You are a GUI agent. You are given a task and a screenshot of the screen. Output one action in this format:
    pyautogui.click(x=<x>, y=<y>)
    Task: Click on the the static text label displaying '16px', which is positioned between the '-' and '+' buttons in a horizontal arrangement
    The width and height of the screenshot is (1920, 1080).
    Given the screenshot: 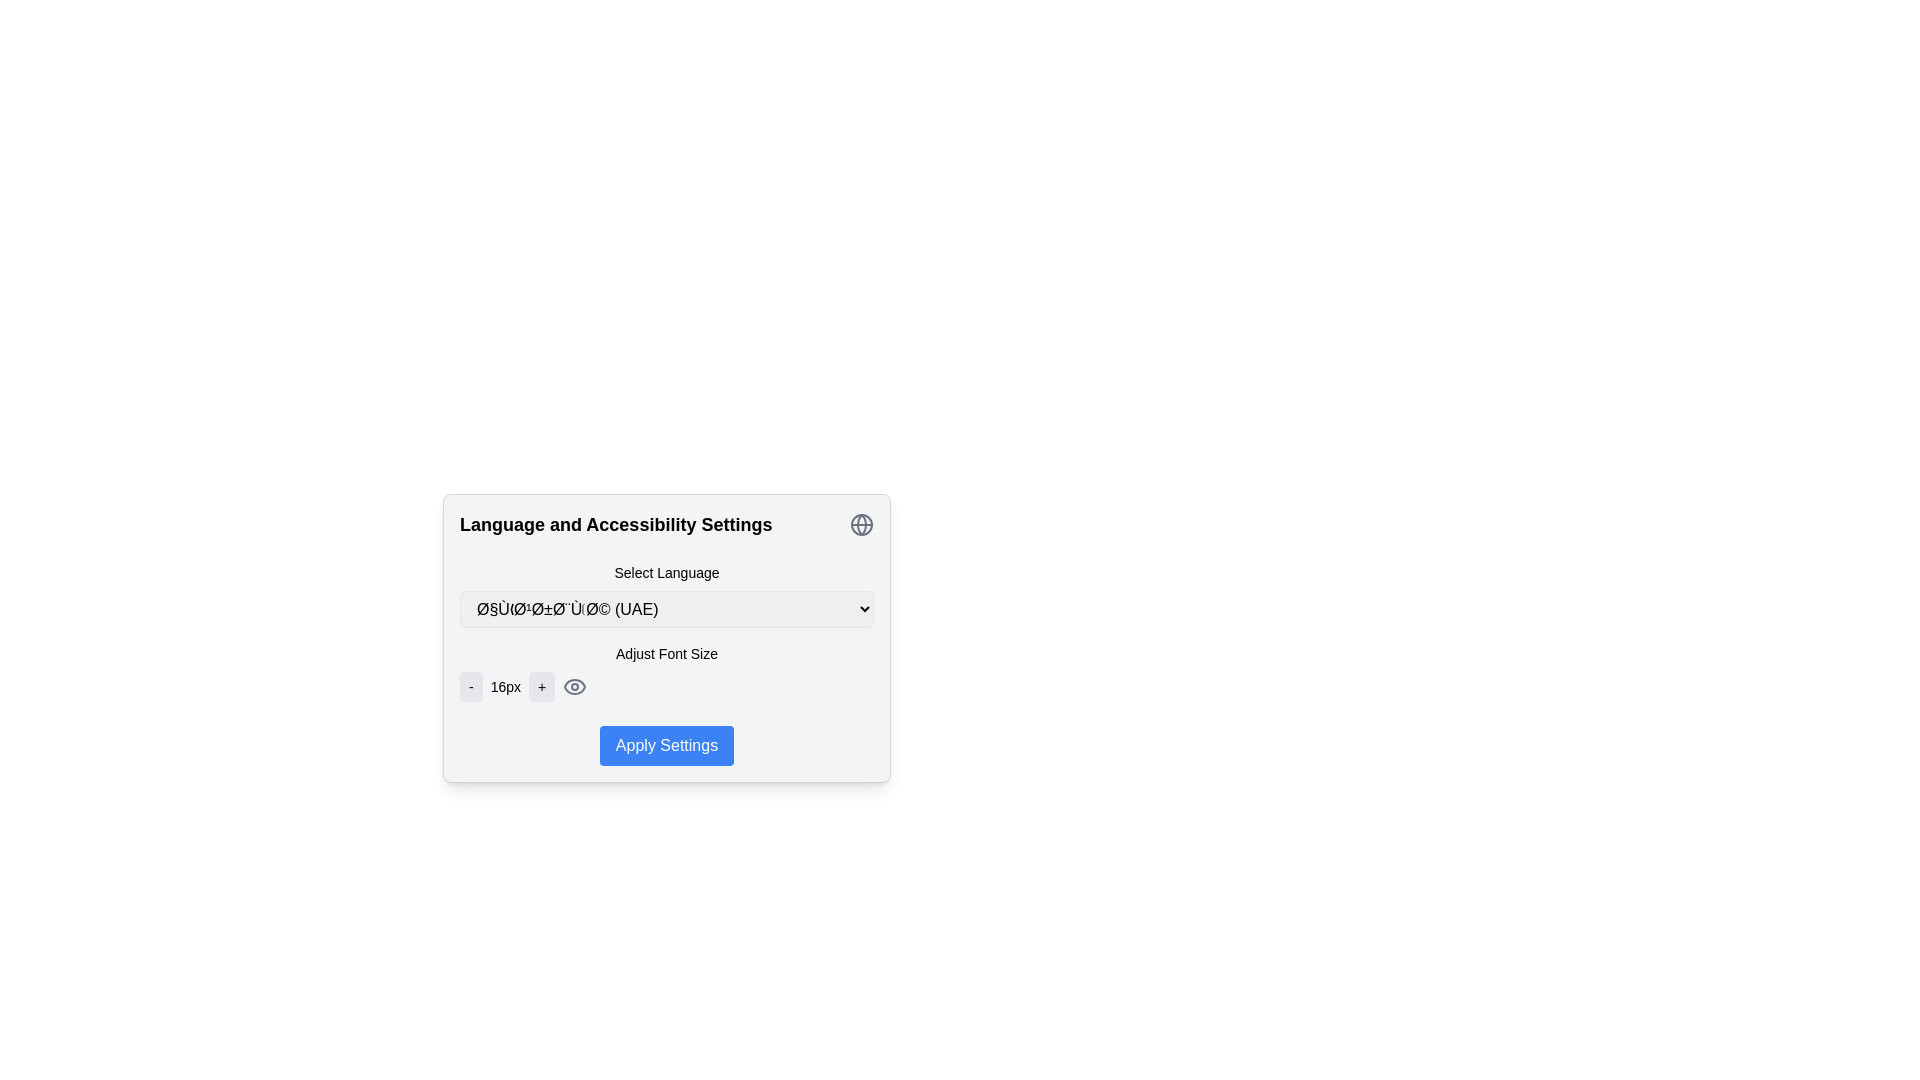 What is the action you would take?
    pyautogui.click(x=505, y=685)
    